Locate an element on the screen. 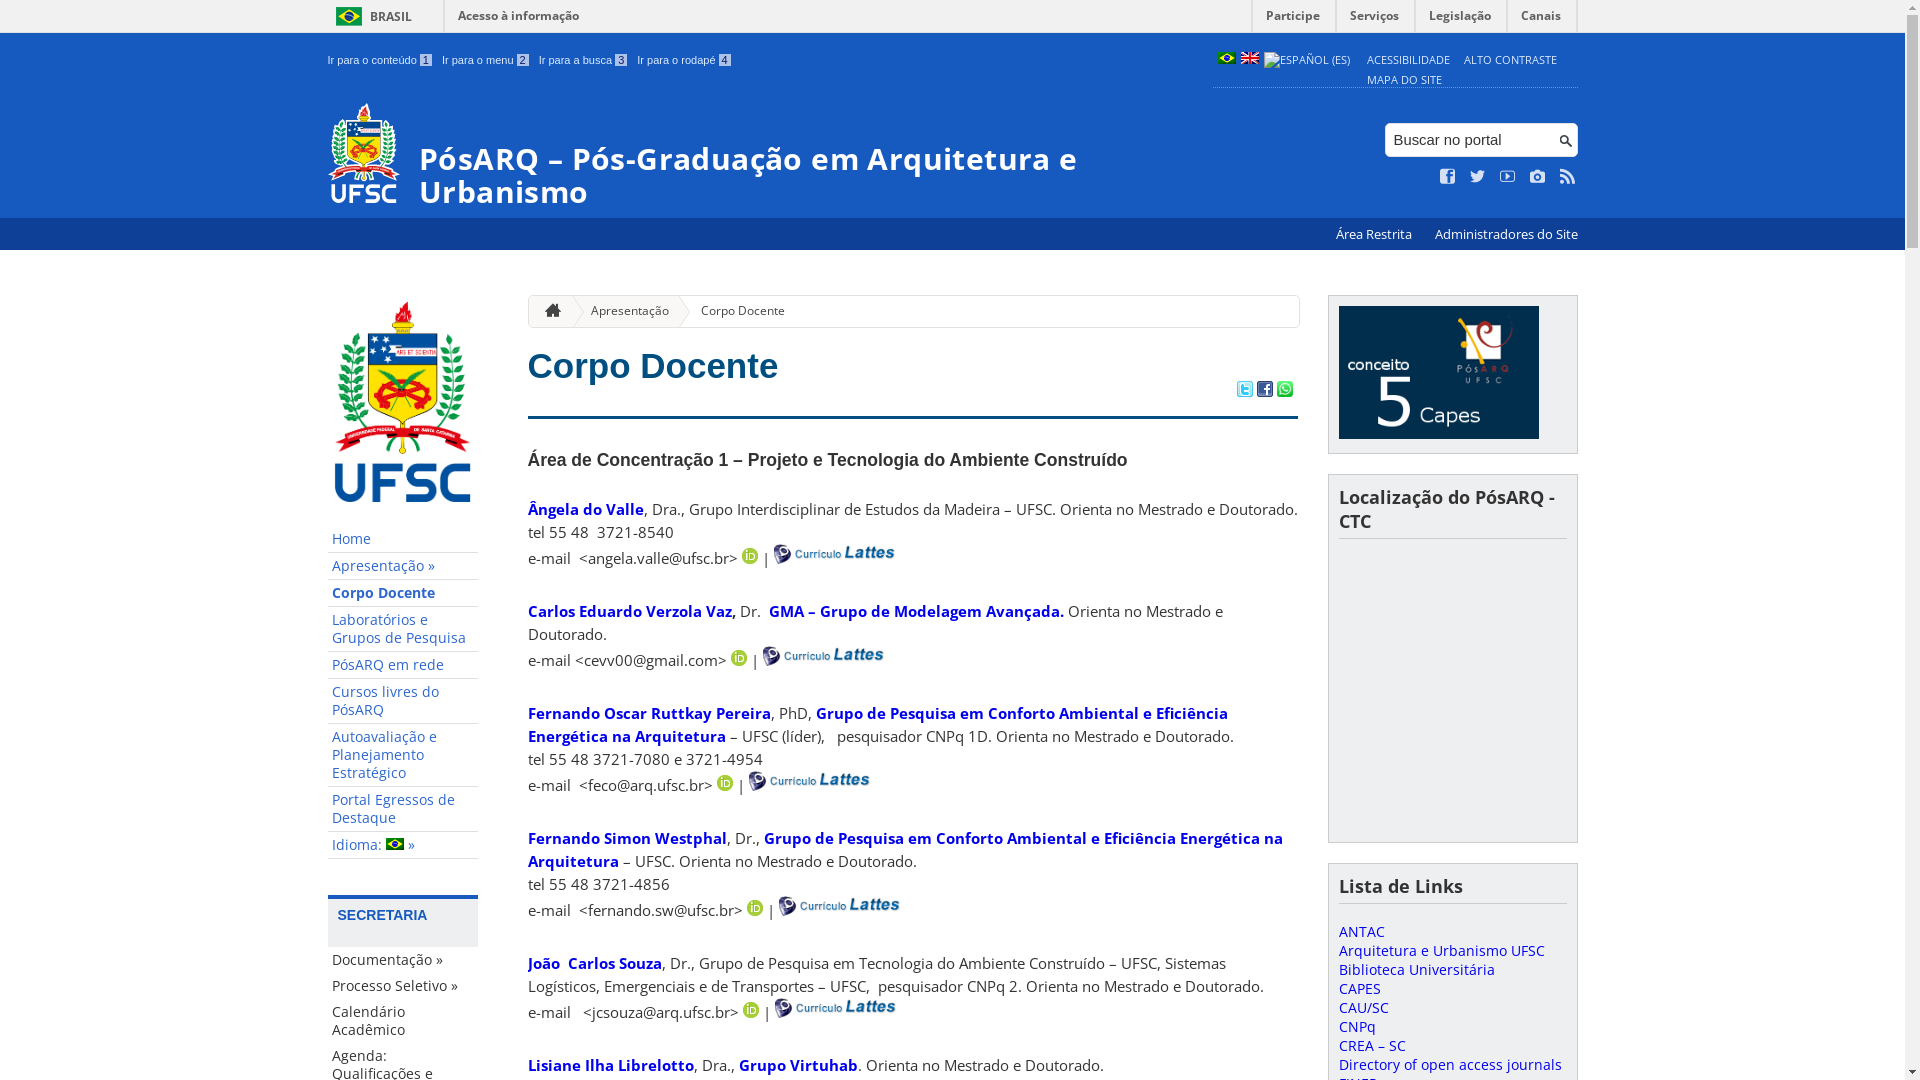  'Carlos Eduardo Verzola Vaz' is located at coordinates (628, 609).